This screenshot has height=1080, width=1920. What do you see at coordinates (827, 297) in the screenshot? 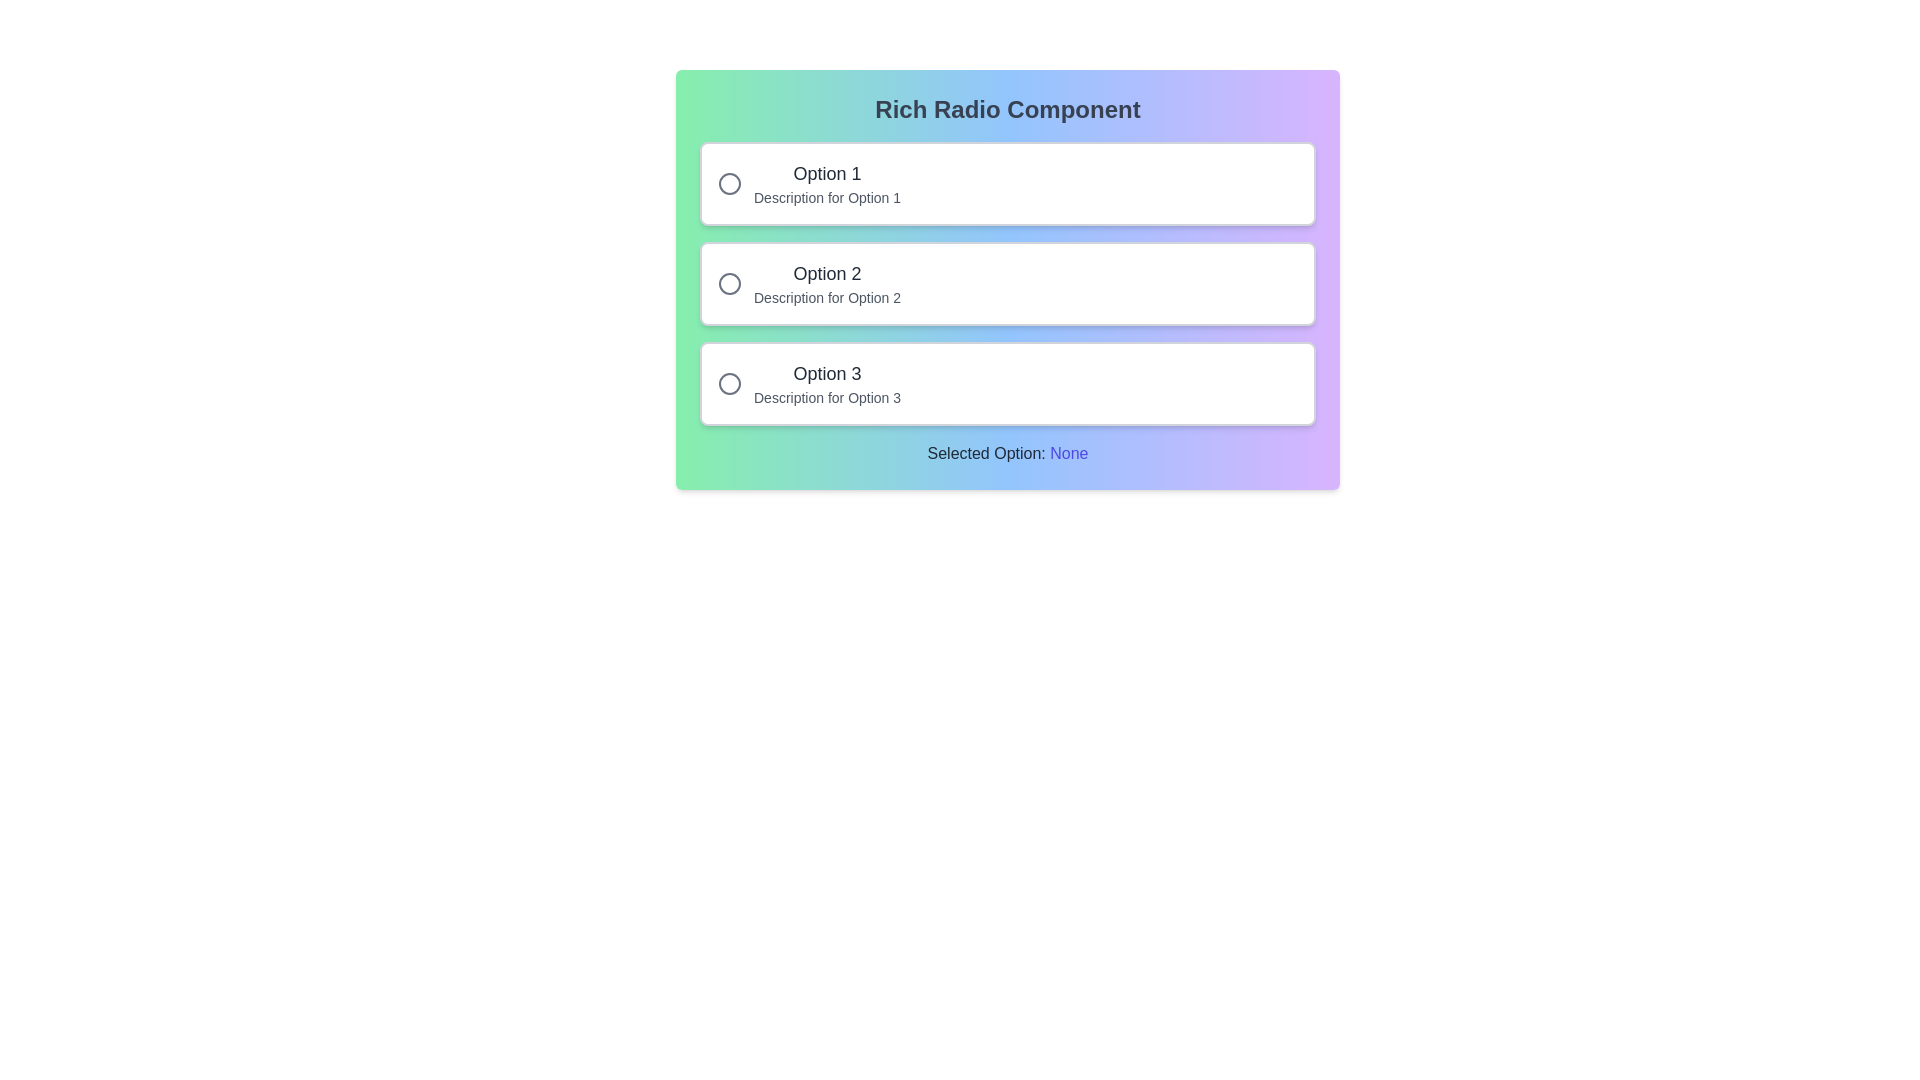
I see `the text label that provides additional context for the 'Option 2' radio button, located centrally below the 'Option 2' label` at bounding box center [827, 297].